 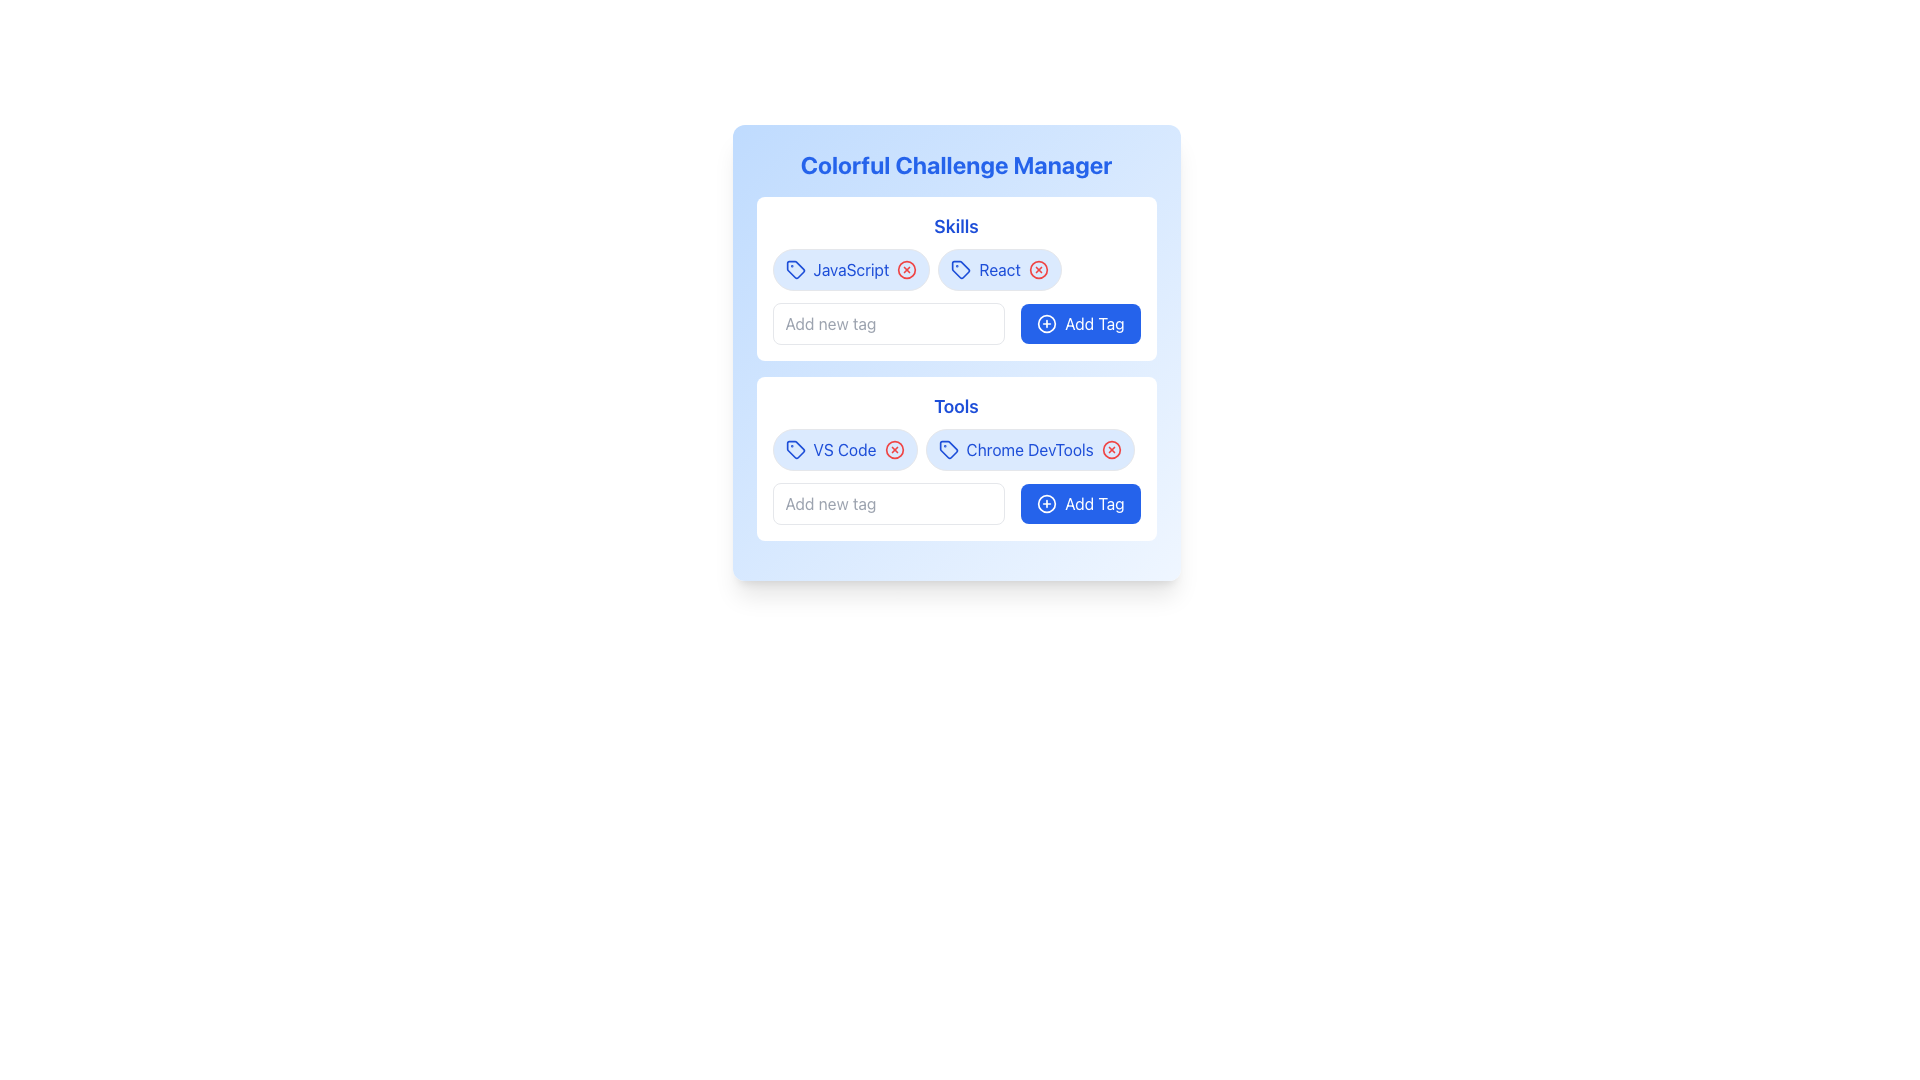 What do you see at coordinates (955, 323) in the screenshot?
I see `the text input field of the Composite component for adding new tags in the 'Skills' section` at bounding box center [955, 323].